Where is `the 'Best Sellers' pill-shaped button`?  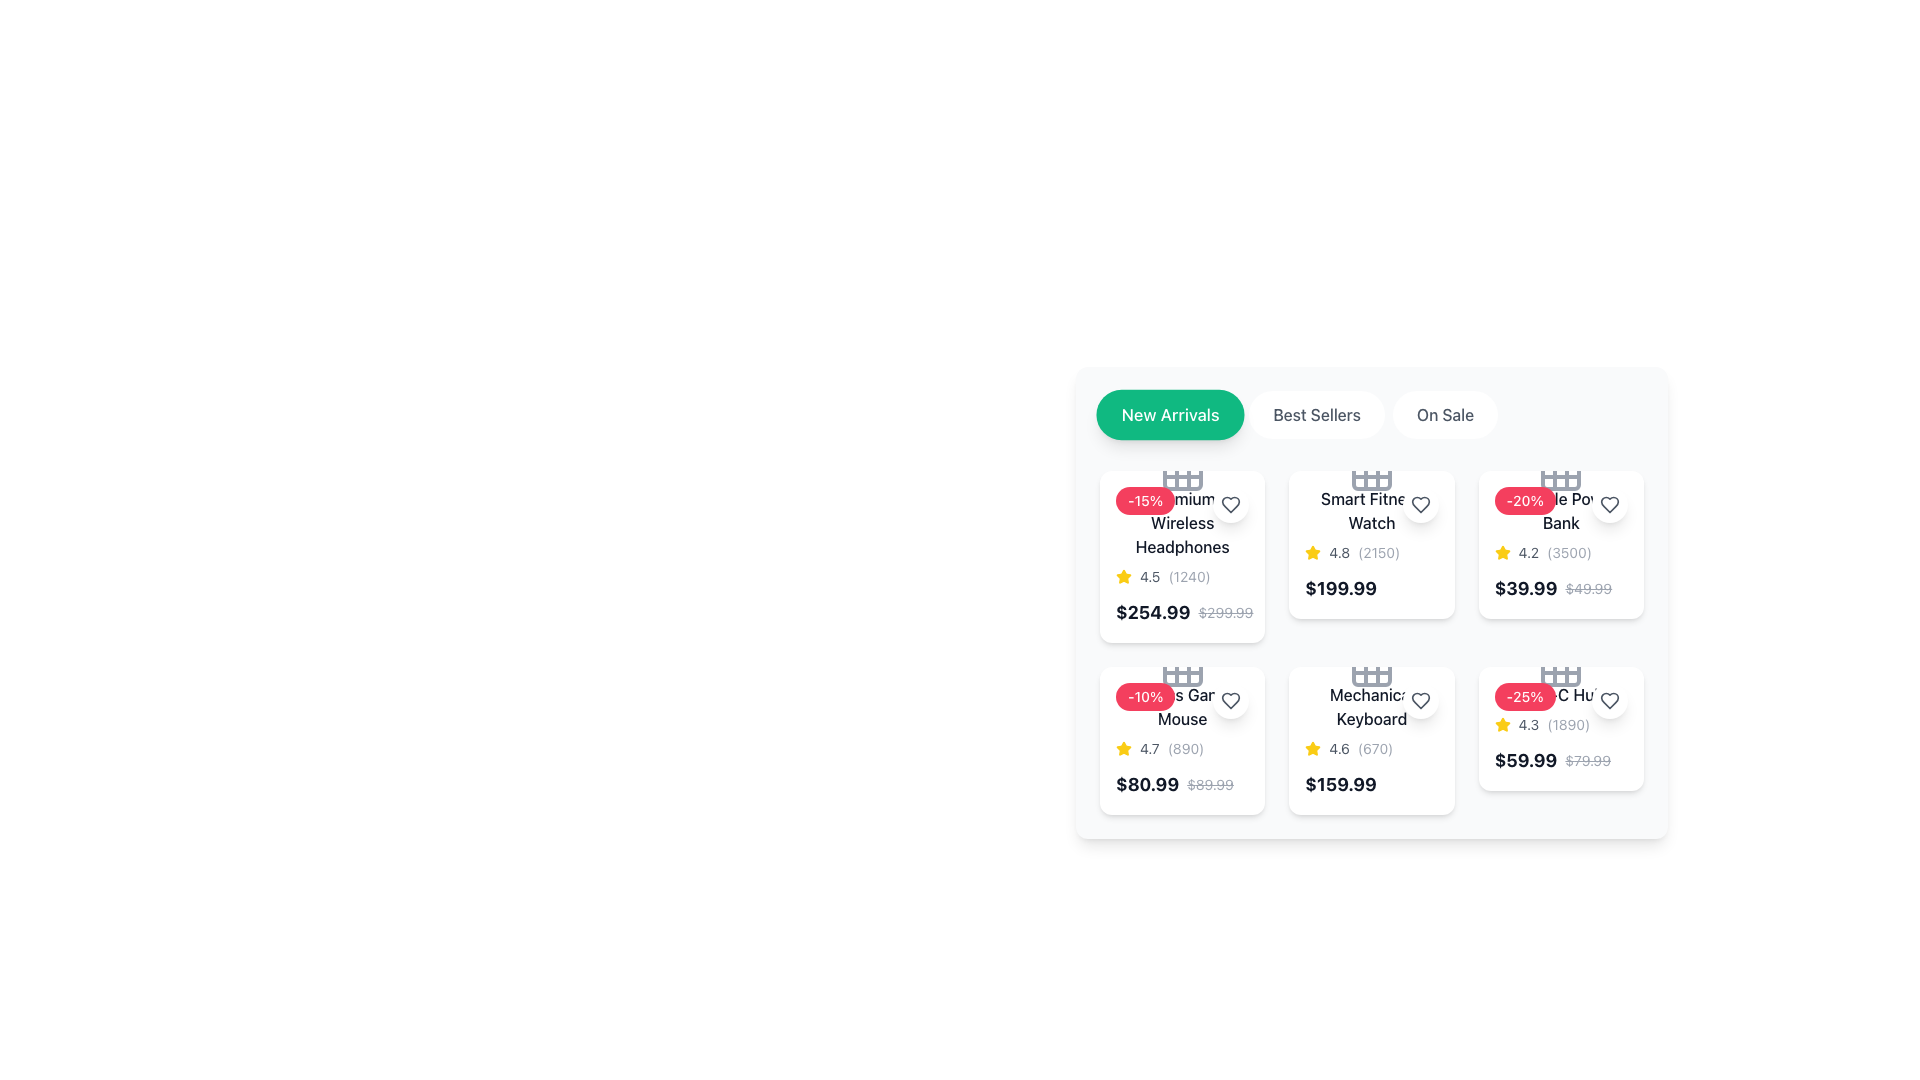 the 'Best Sellers' pill-shaped button is located at coordinates (1317, 414).